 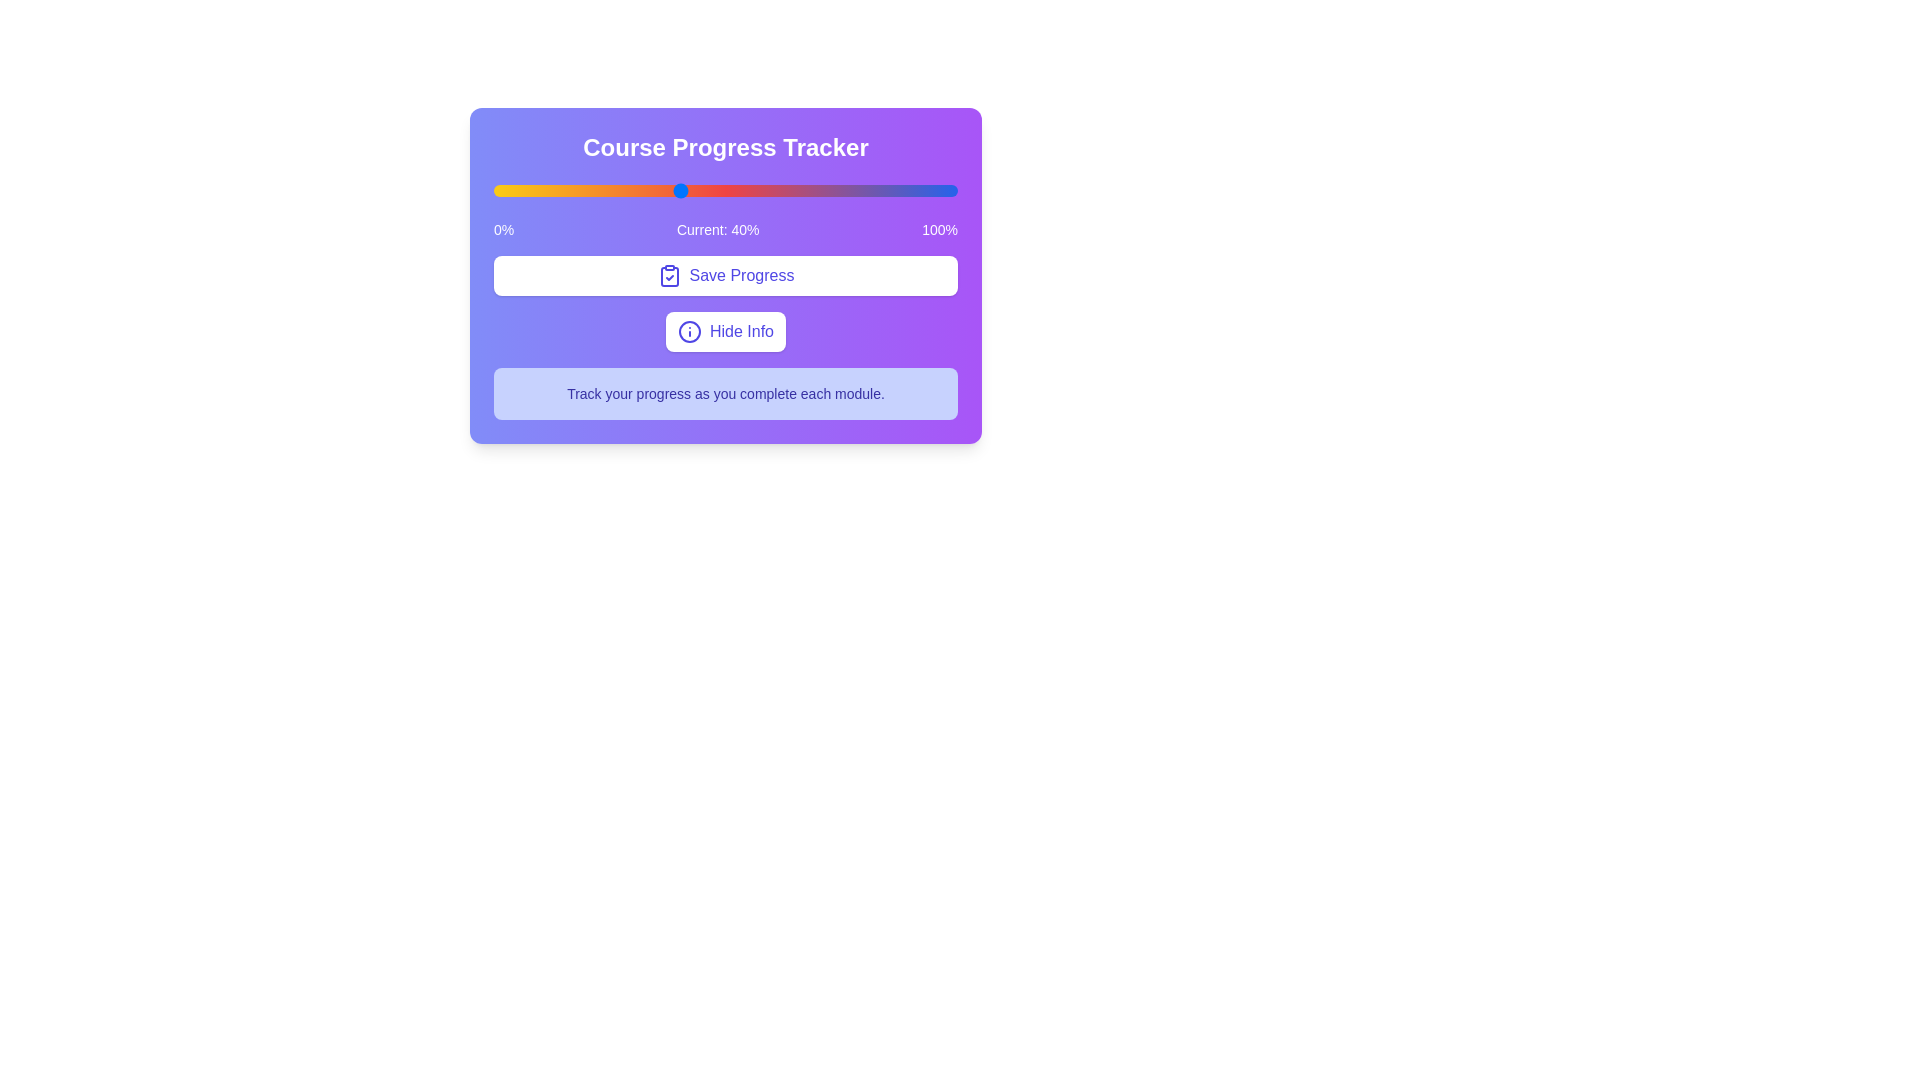 I want to click on the course progress, so click(x=757, y=191).